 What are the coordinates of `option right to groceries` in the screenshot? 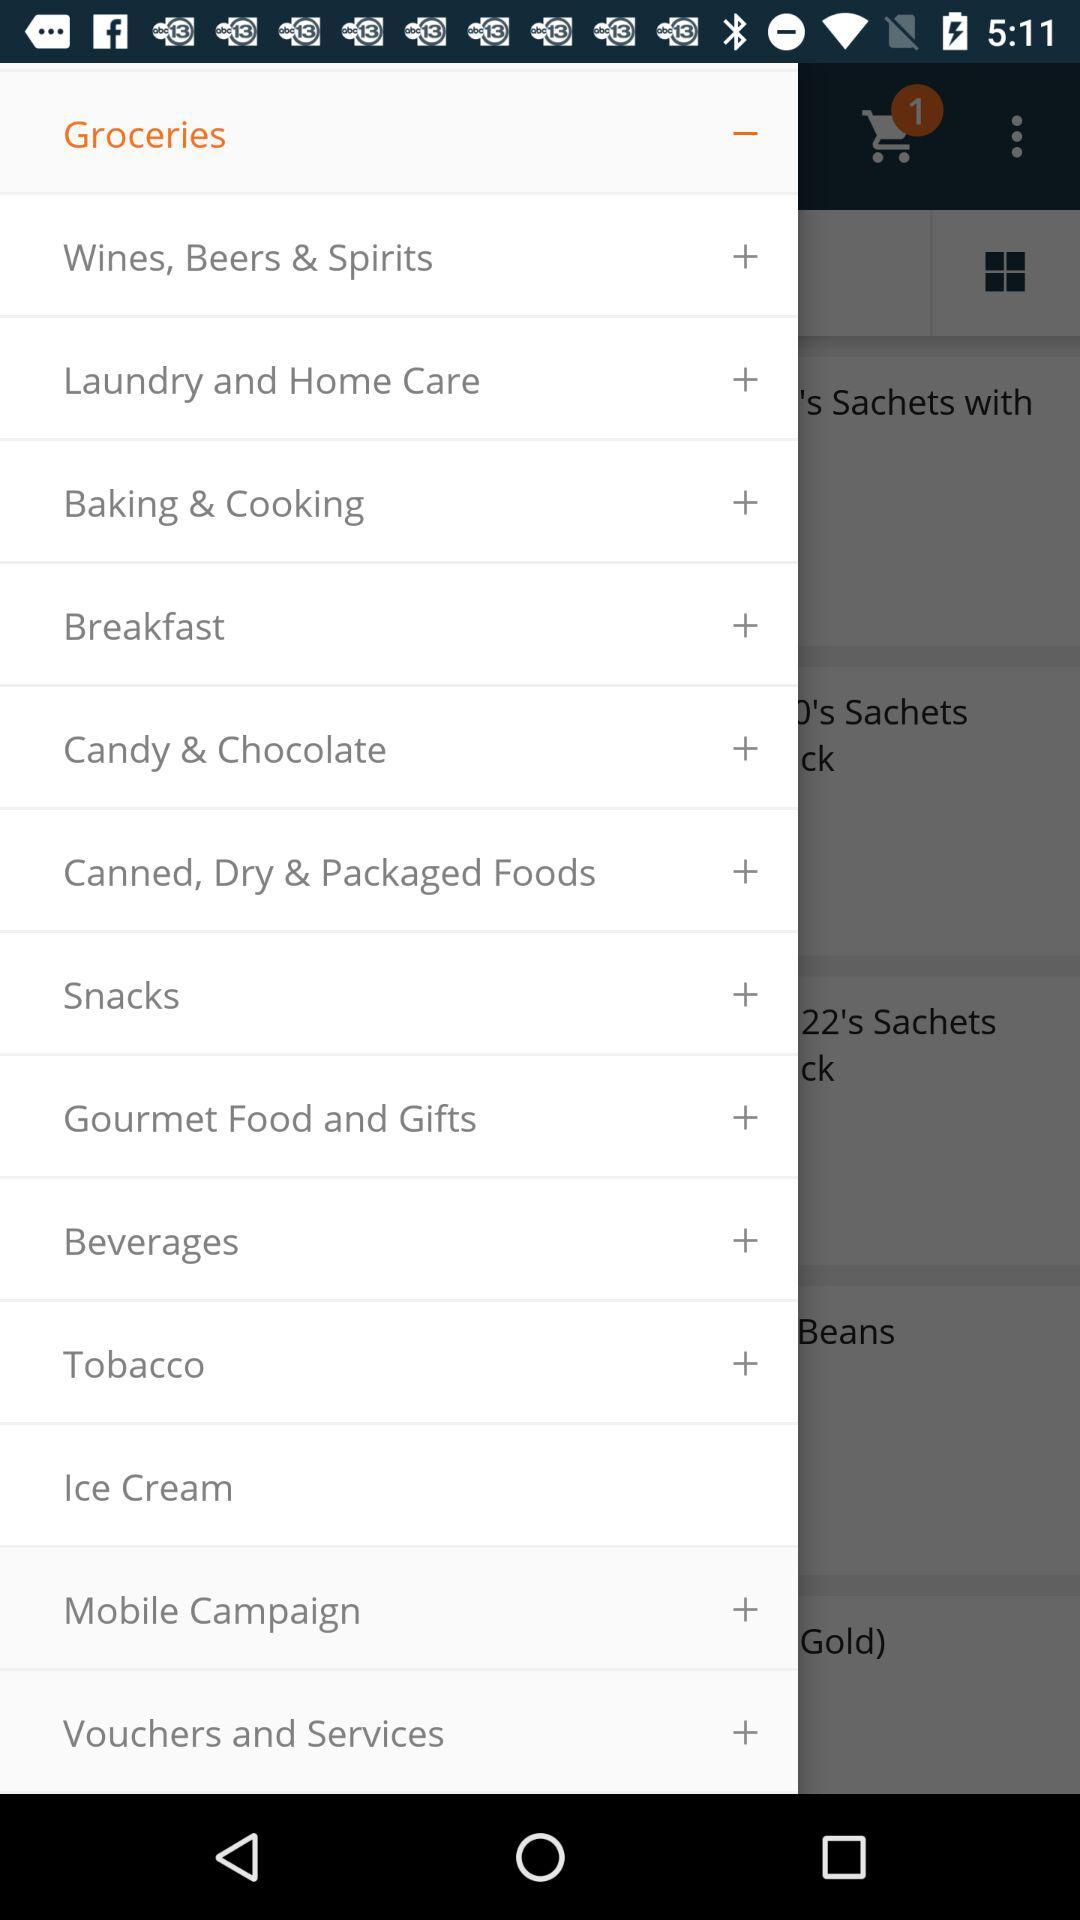 It's located at (765, 135).